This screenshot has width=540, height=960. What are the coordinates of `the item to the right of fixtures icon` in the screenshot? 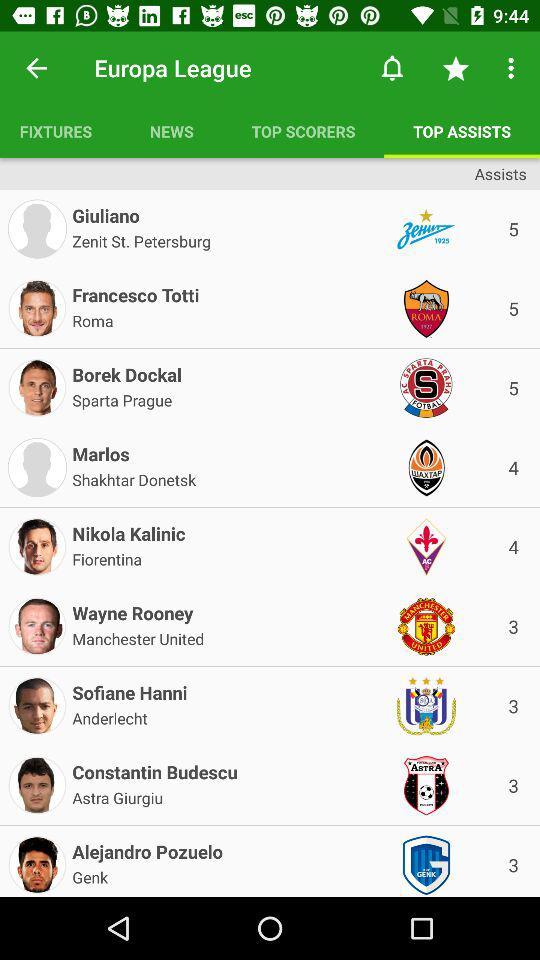 It's located at (171, 130).